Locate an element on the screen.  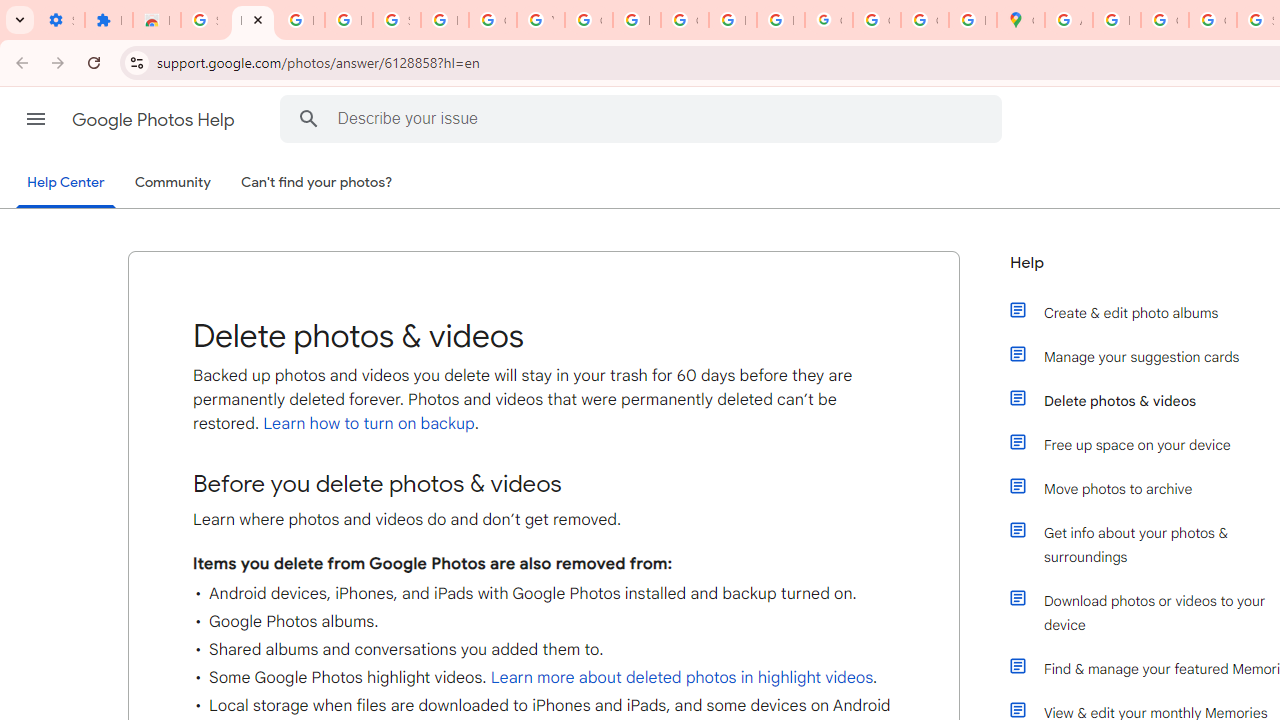
'Reviews: Helix Fruit Jump Arcade Game' is located at coordinates (155, 20).